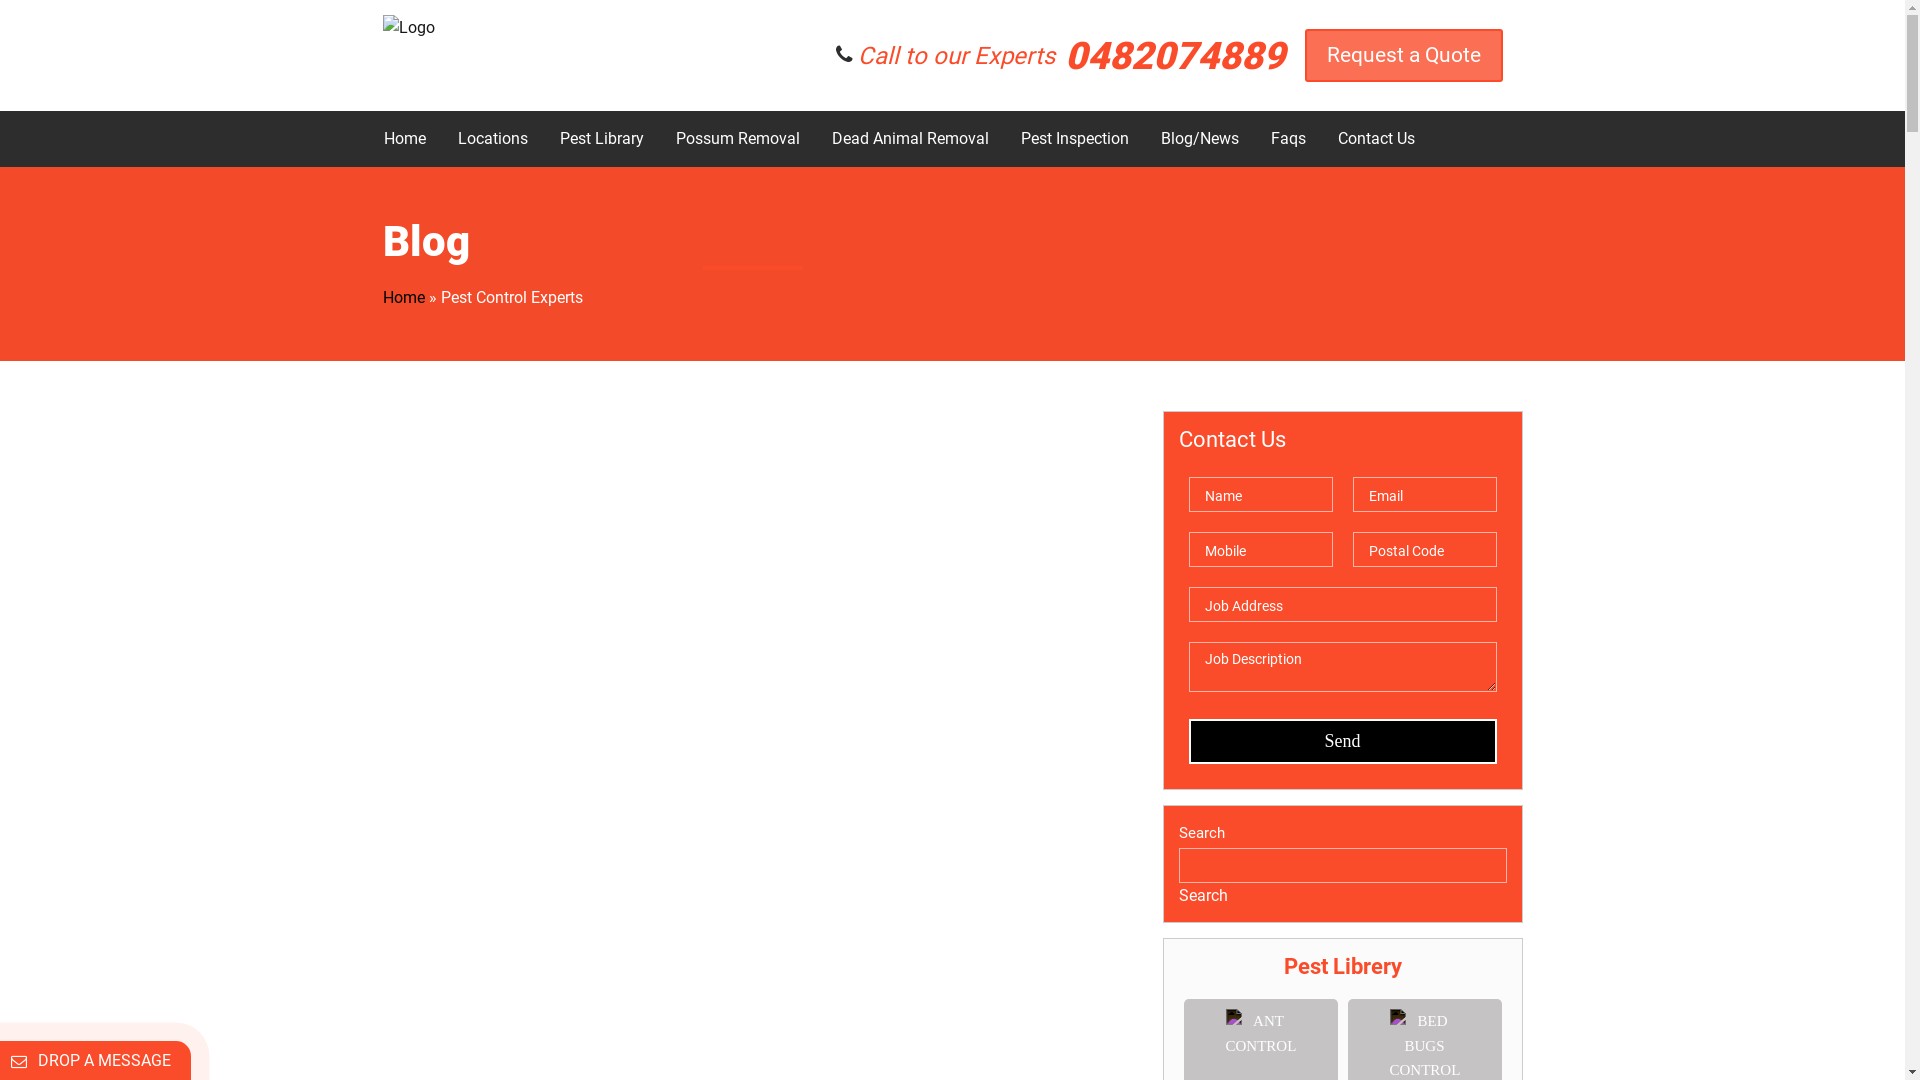 This screenshot has height=1080, width=1920. I want to click on 'Send', so click(1342, 741).